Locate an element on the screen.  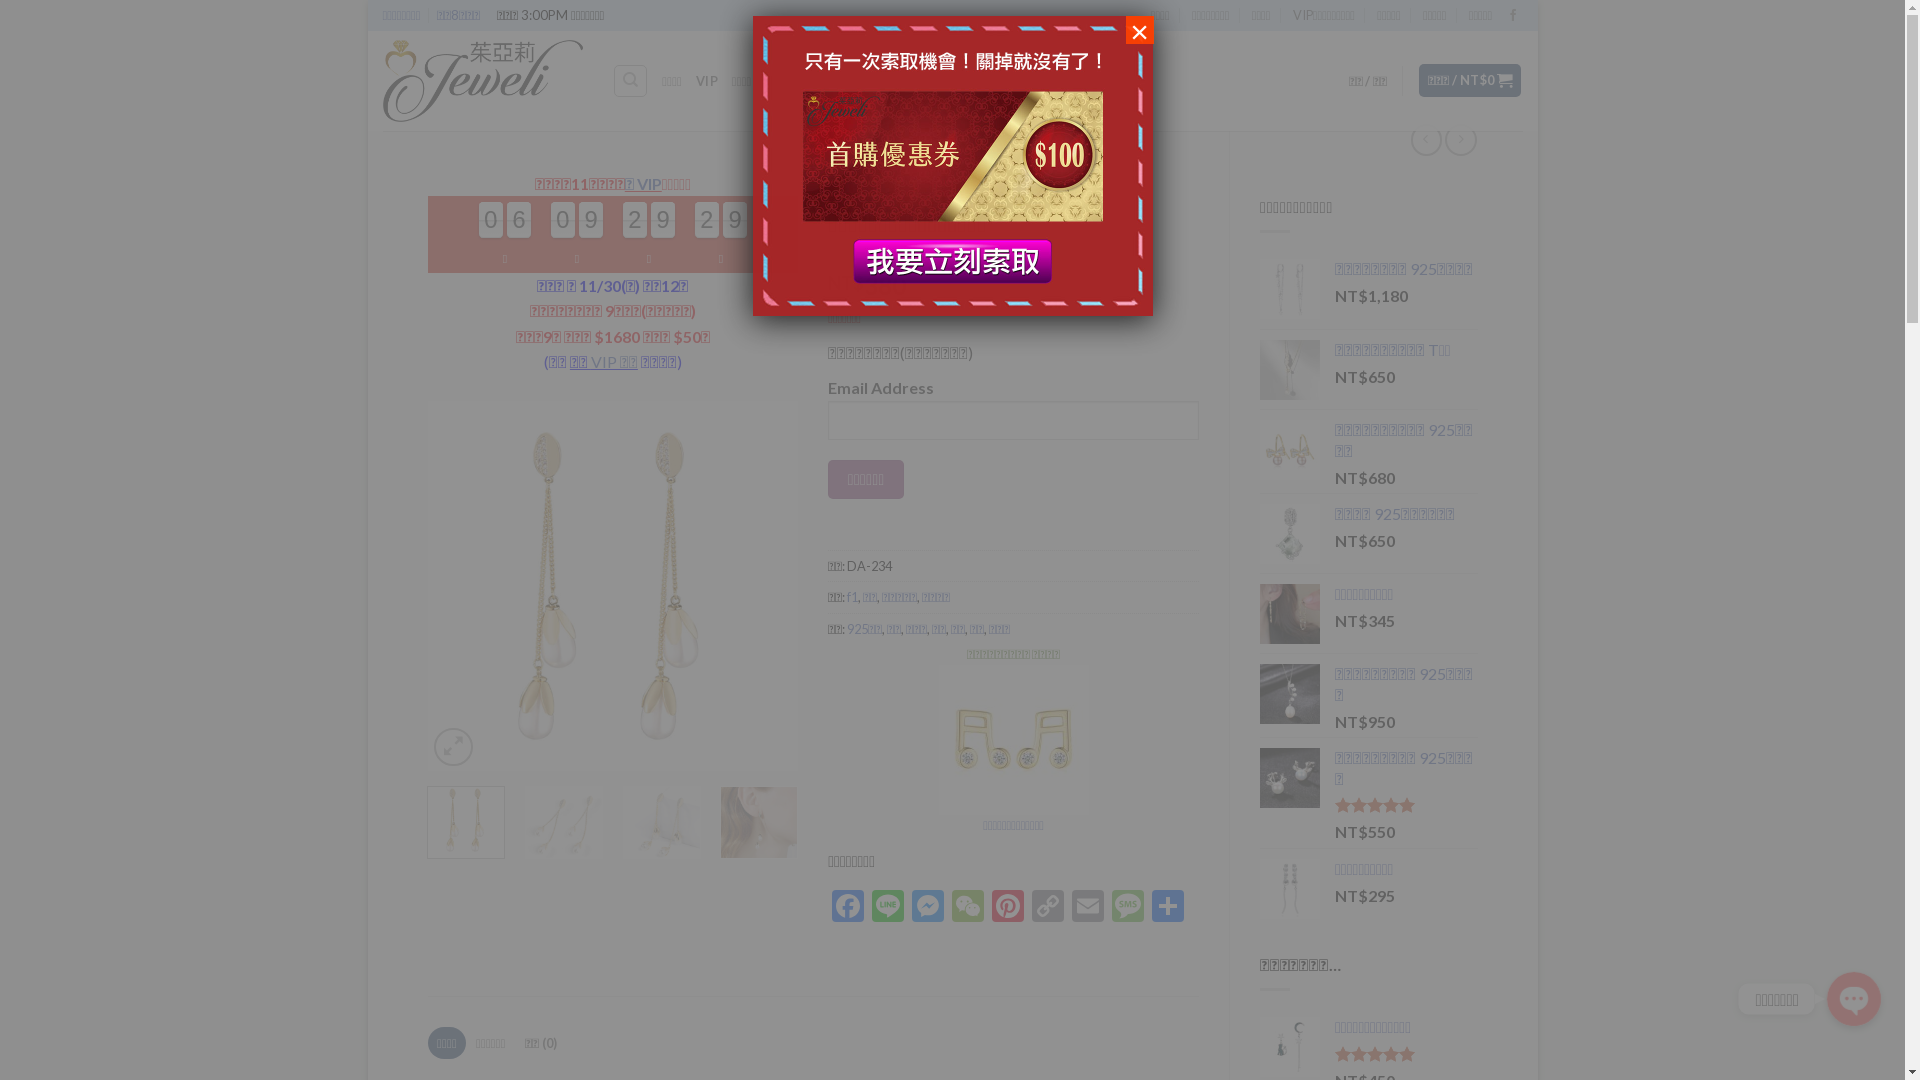
'Facebook' is located at coordinates (828, 907).